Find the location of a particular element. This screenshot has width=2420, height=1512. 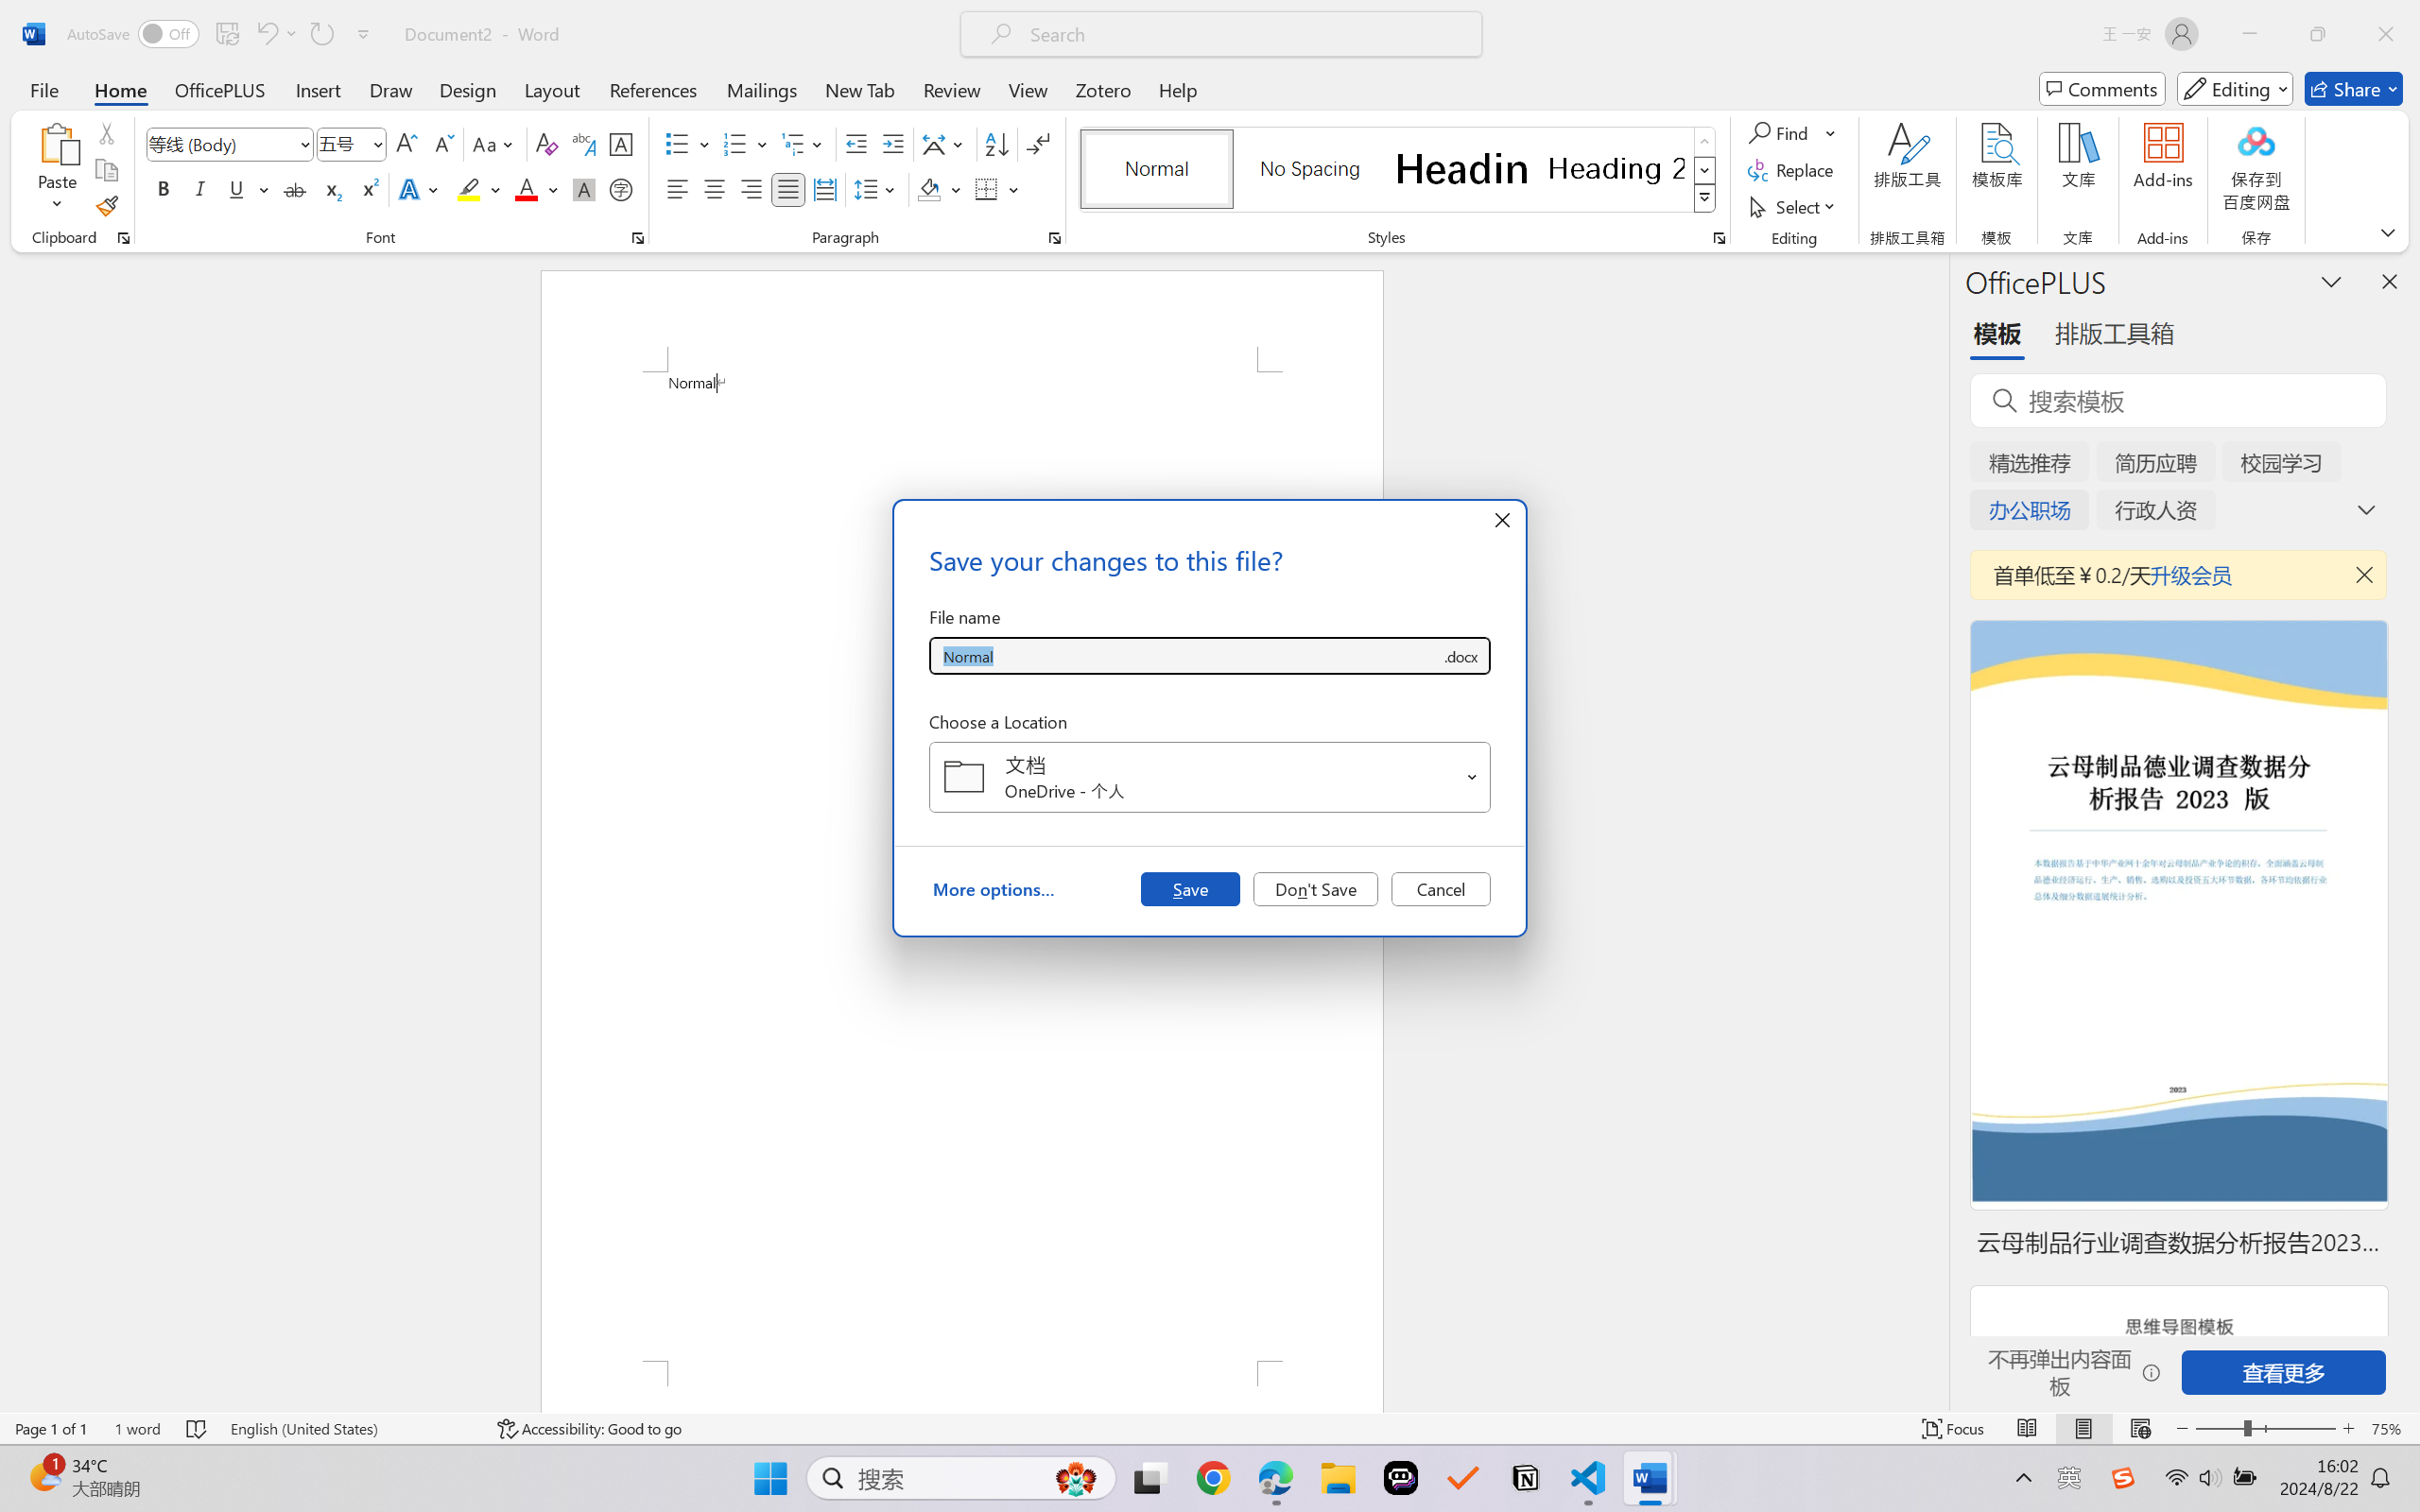

'Undo Apply Quick Style' is located at coordinates (265, 33).